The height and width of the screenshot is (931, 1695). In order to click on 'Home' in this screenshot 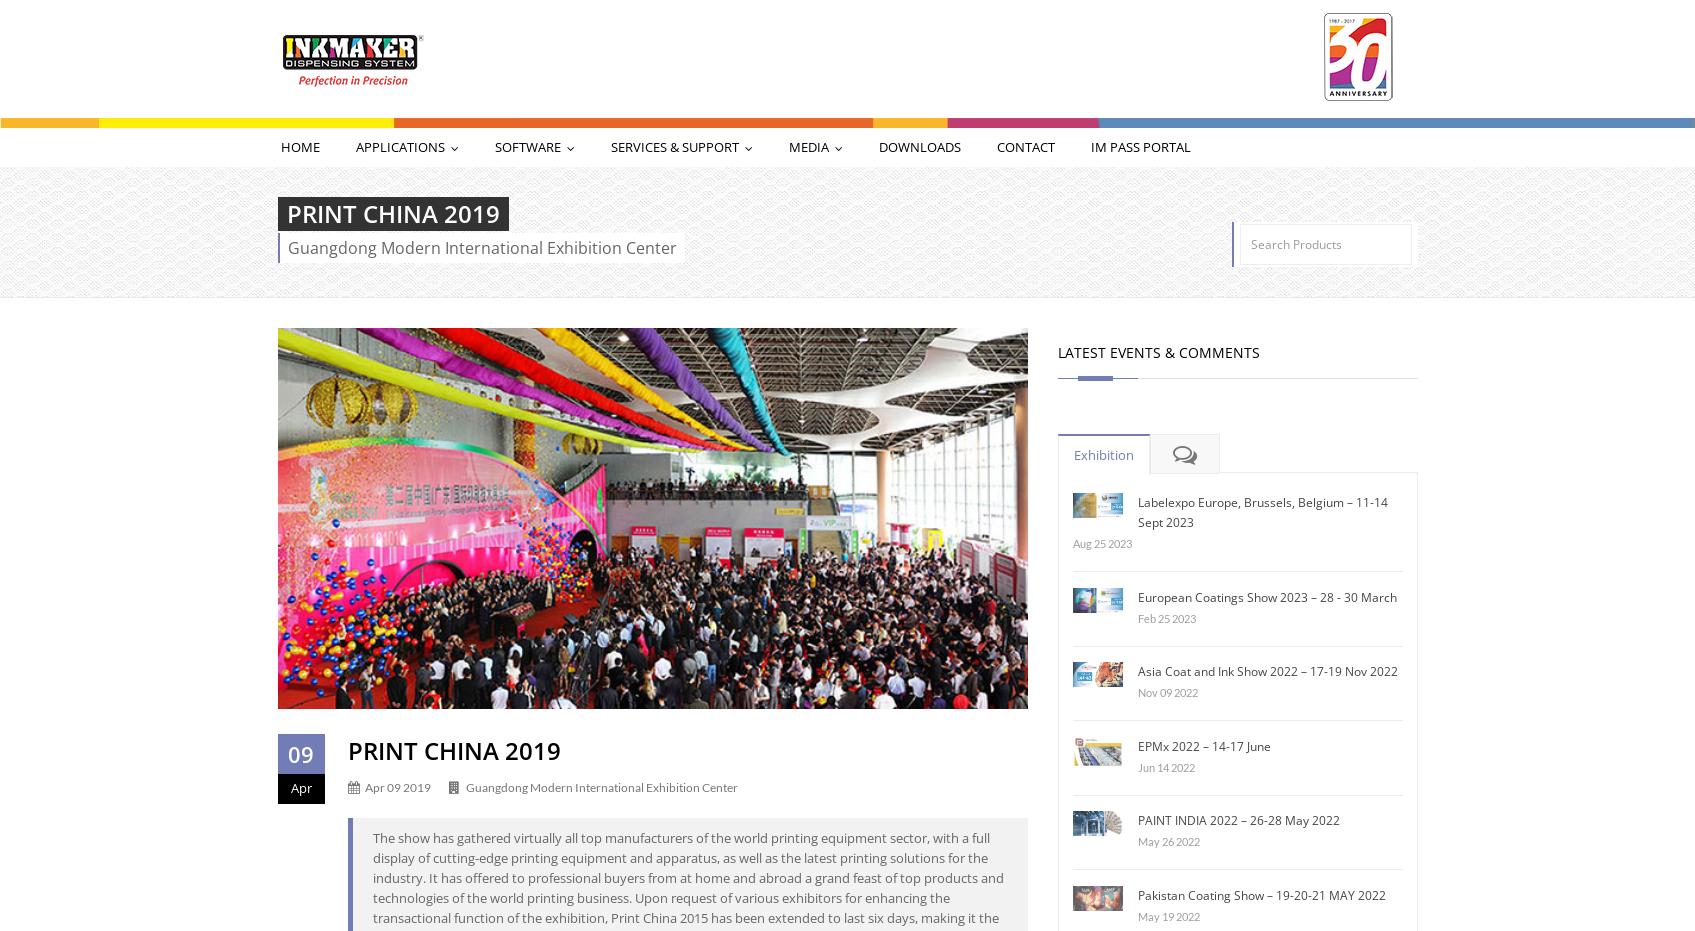, I will do `click(299, 146)`.